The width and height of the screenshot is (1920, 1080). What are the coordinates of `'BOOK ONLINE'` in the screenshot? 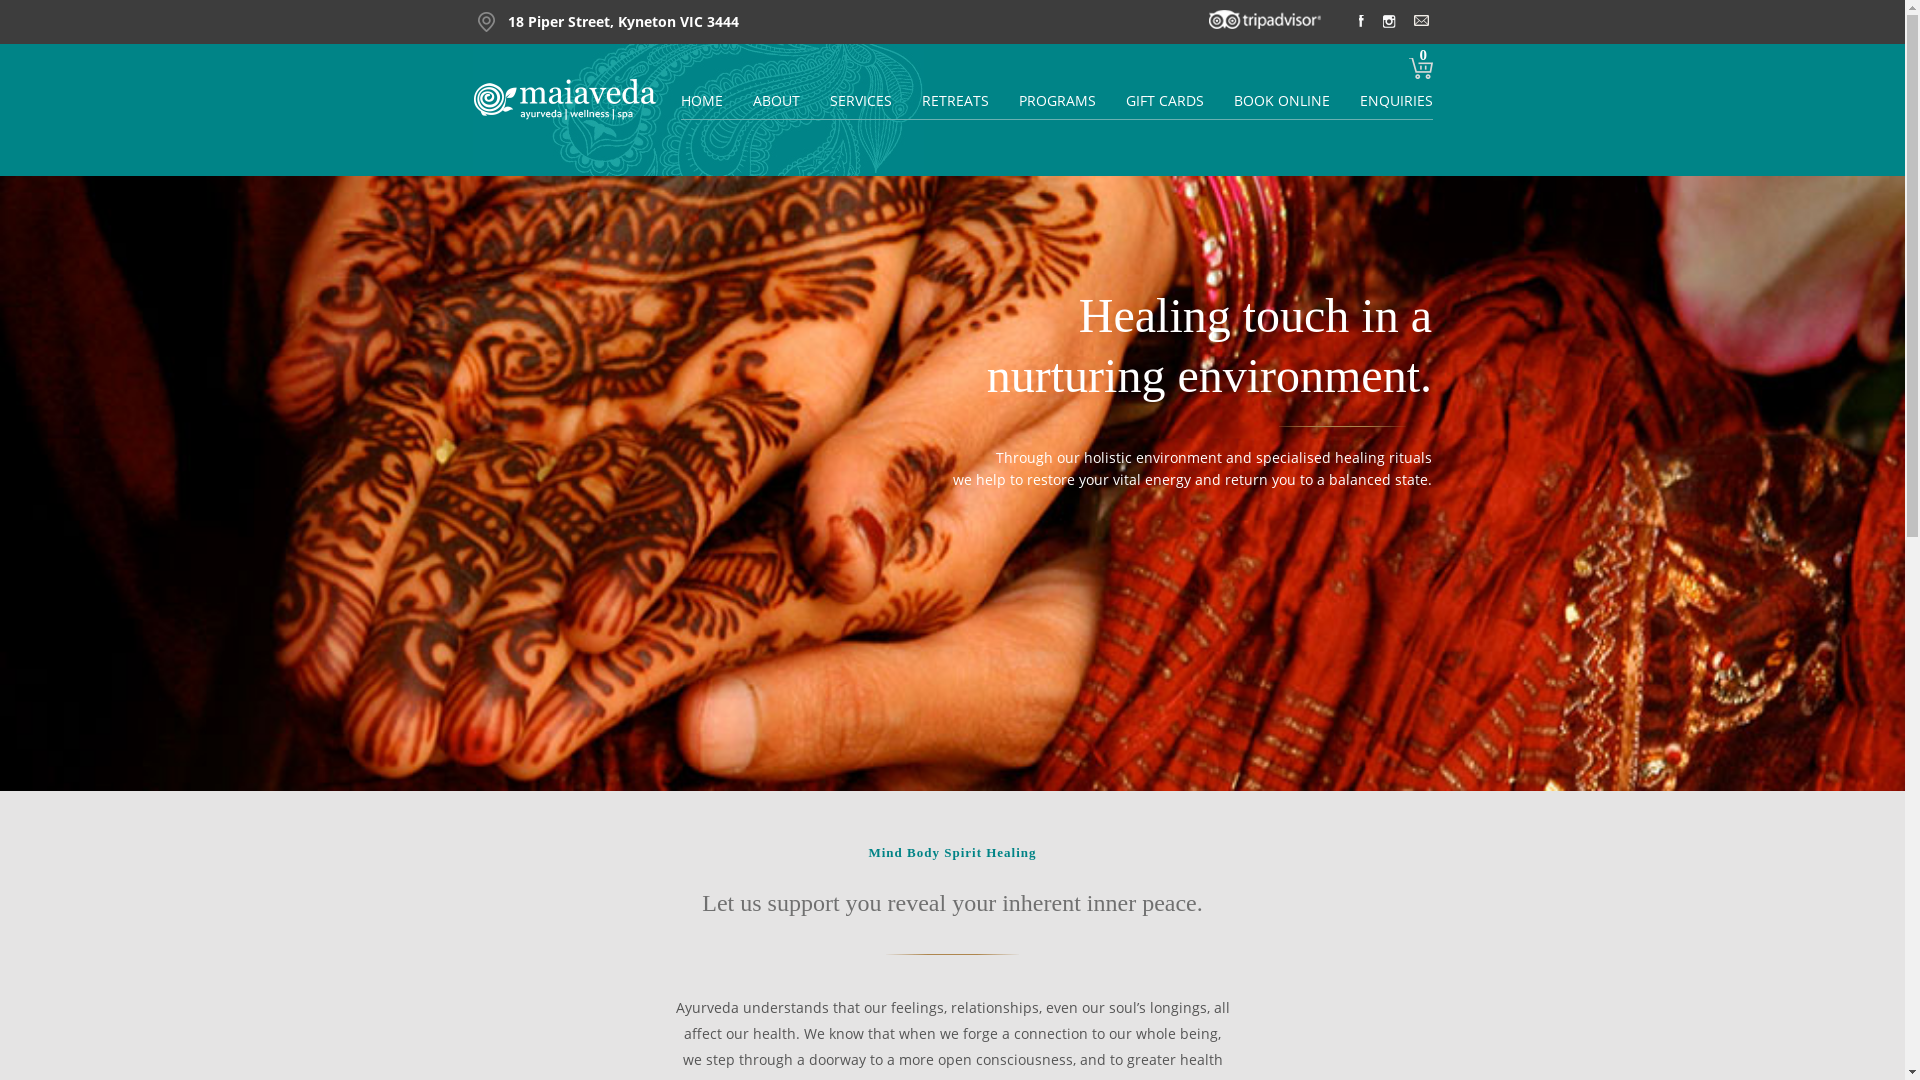 It's located at (1281, 100).